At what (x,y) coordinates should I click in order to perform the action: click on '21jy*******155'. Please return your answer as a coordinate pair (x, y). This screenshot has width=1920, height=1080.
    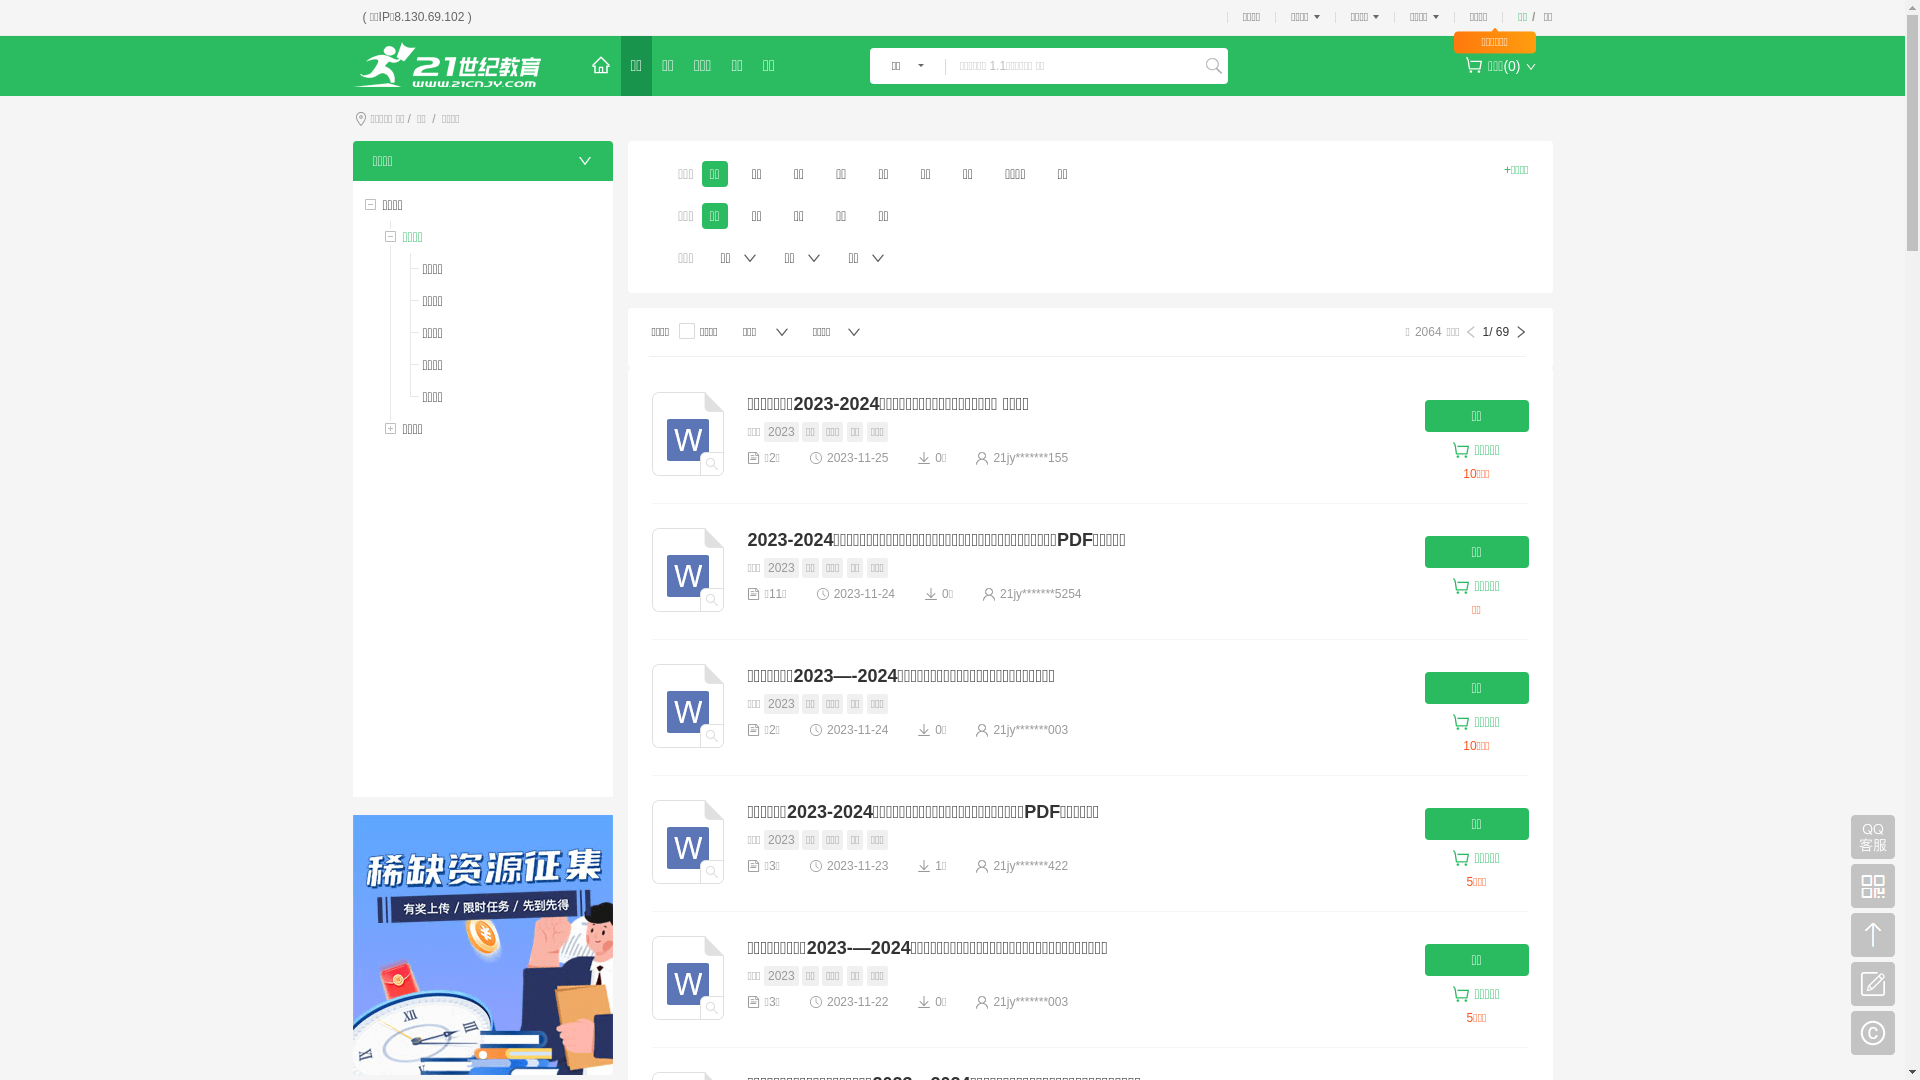
    Looking at the image, I should click on (1030, 458).